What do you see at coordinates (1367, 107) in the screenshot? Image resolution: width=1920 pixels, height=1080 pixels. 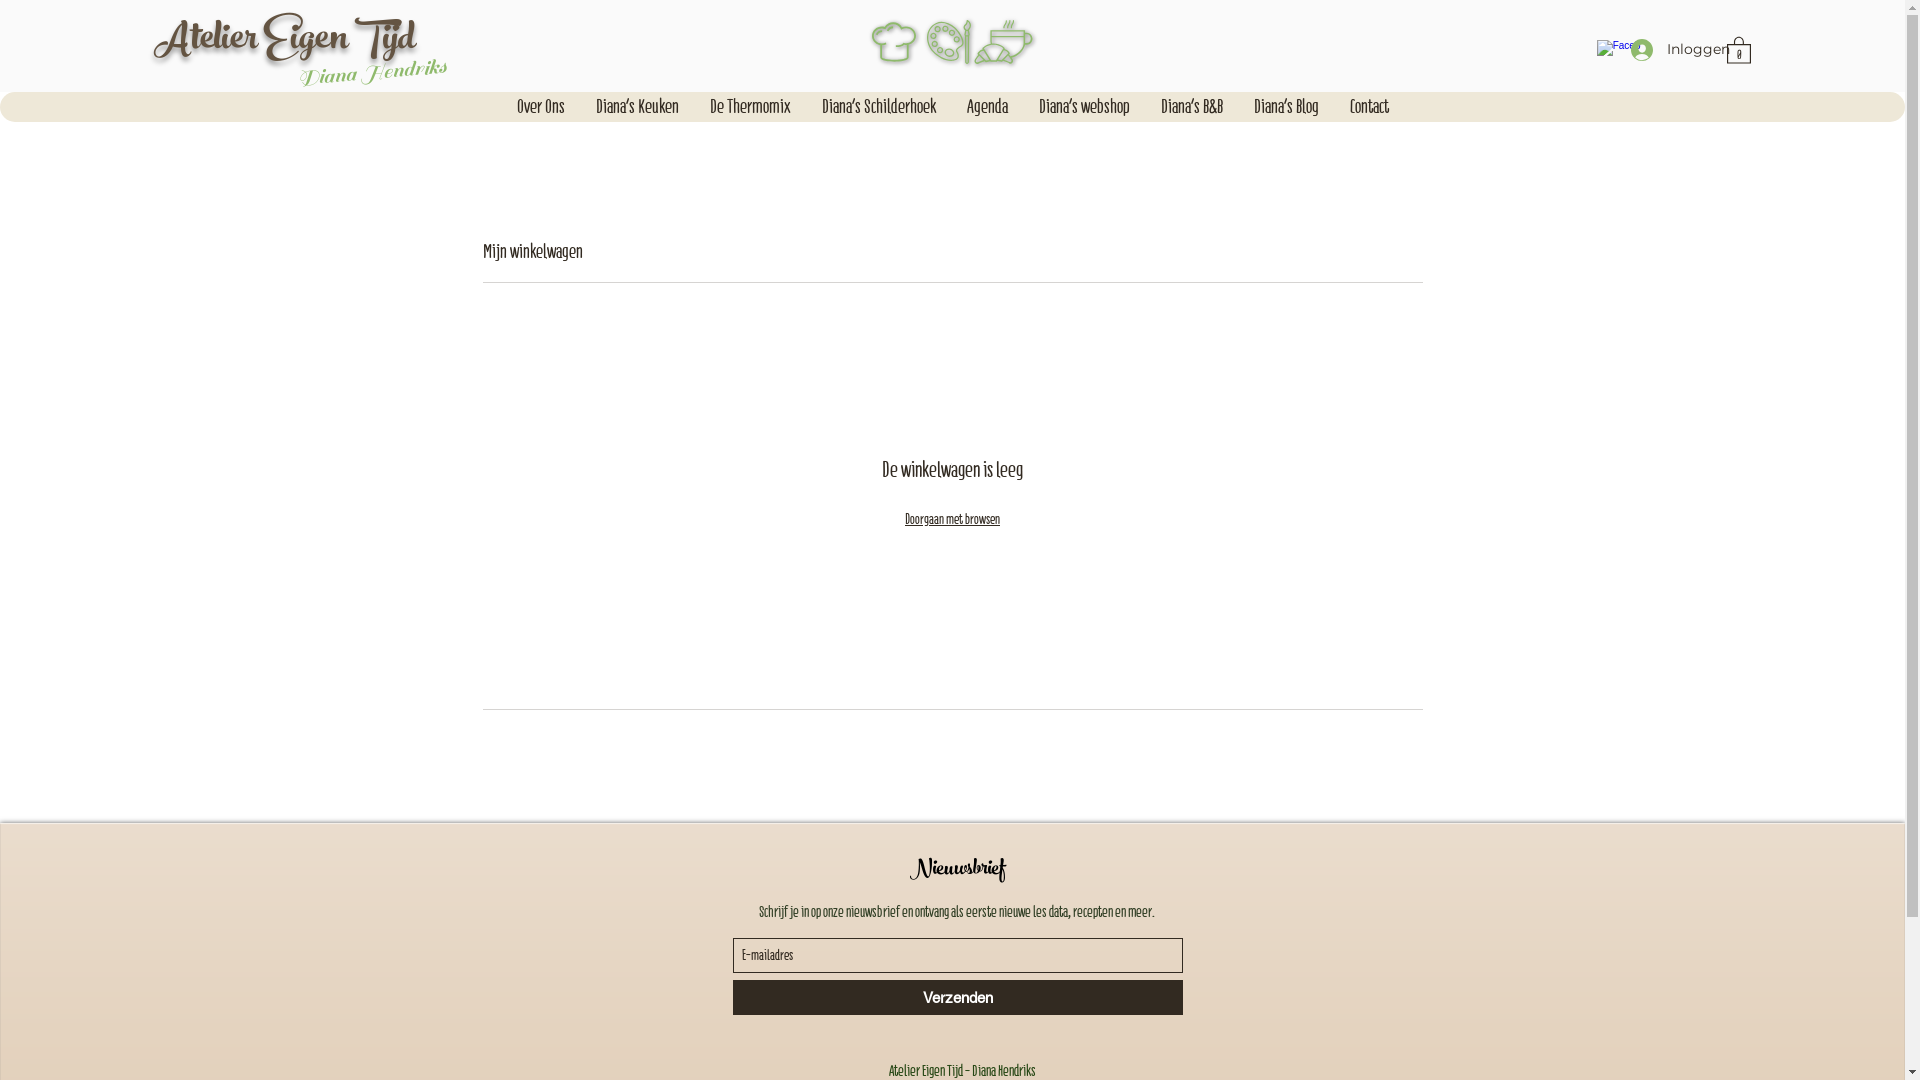 I see `'Contact'` at bounding box center [1367, 107].